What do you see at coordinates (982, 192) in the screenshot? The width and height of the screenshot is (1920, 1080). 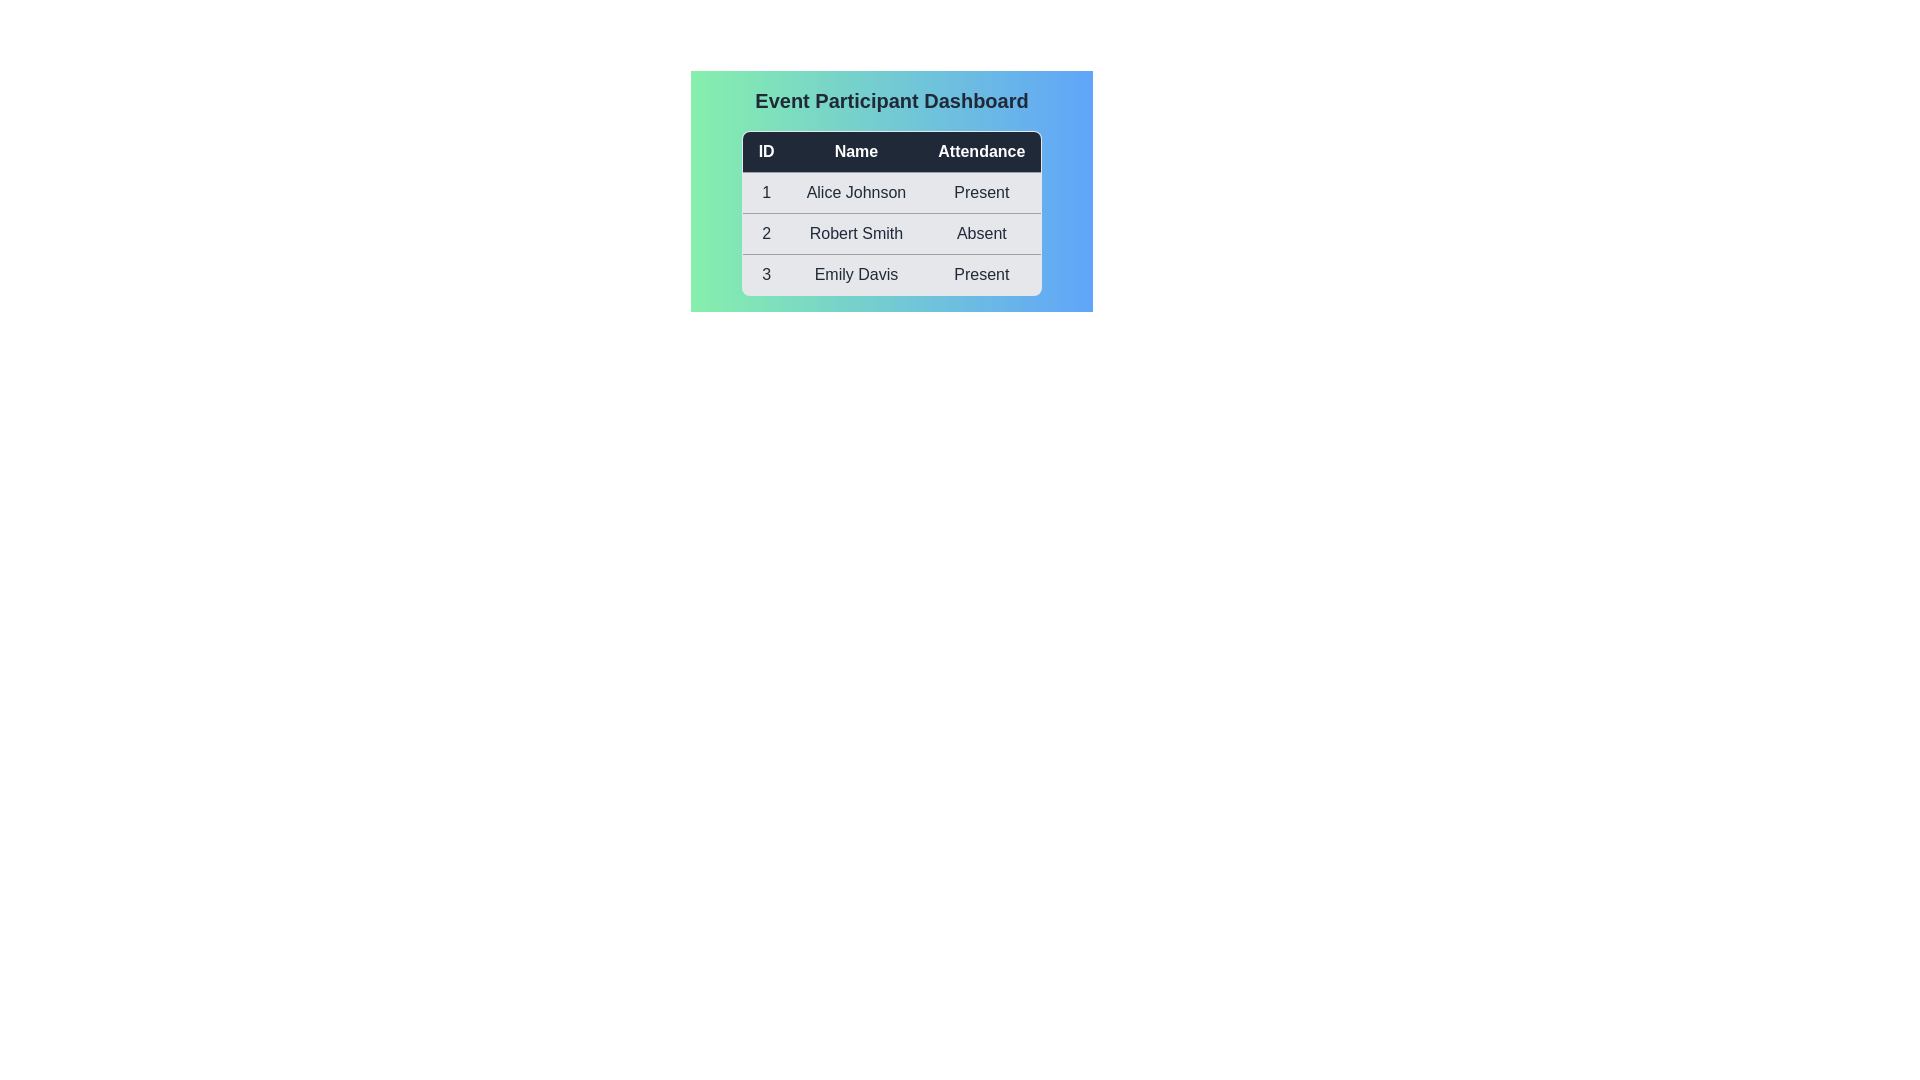 I see `the Text Label indicating the attendance status of 'Alice Johnson' as 'Present', located in the third column of the Attendance table` at bounding box center [982, 192].